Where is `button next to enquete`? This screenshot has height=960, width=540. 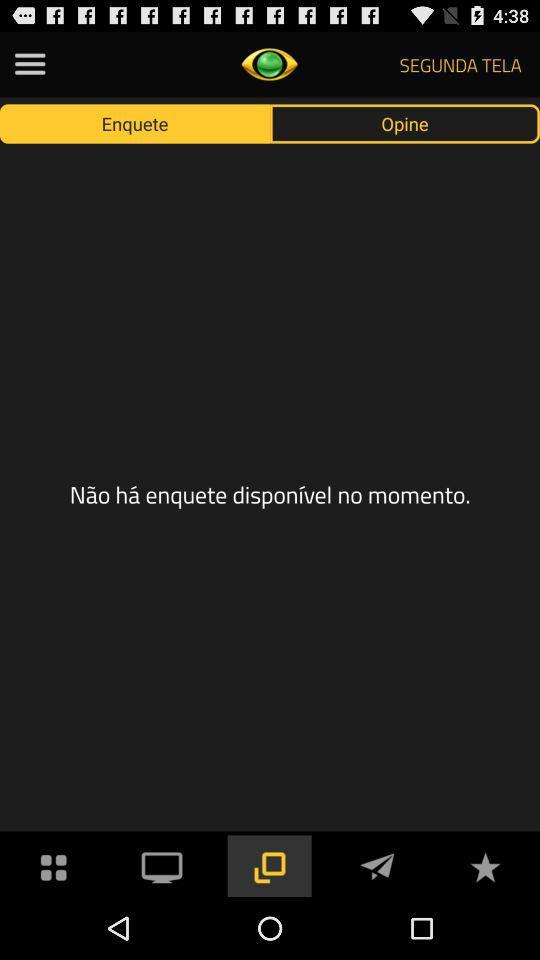
button next to enquete is located at coordinates (405, 122).